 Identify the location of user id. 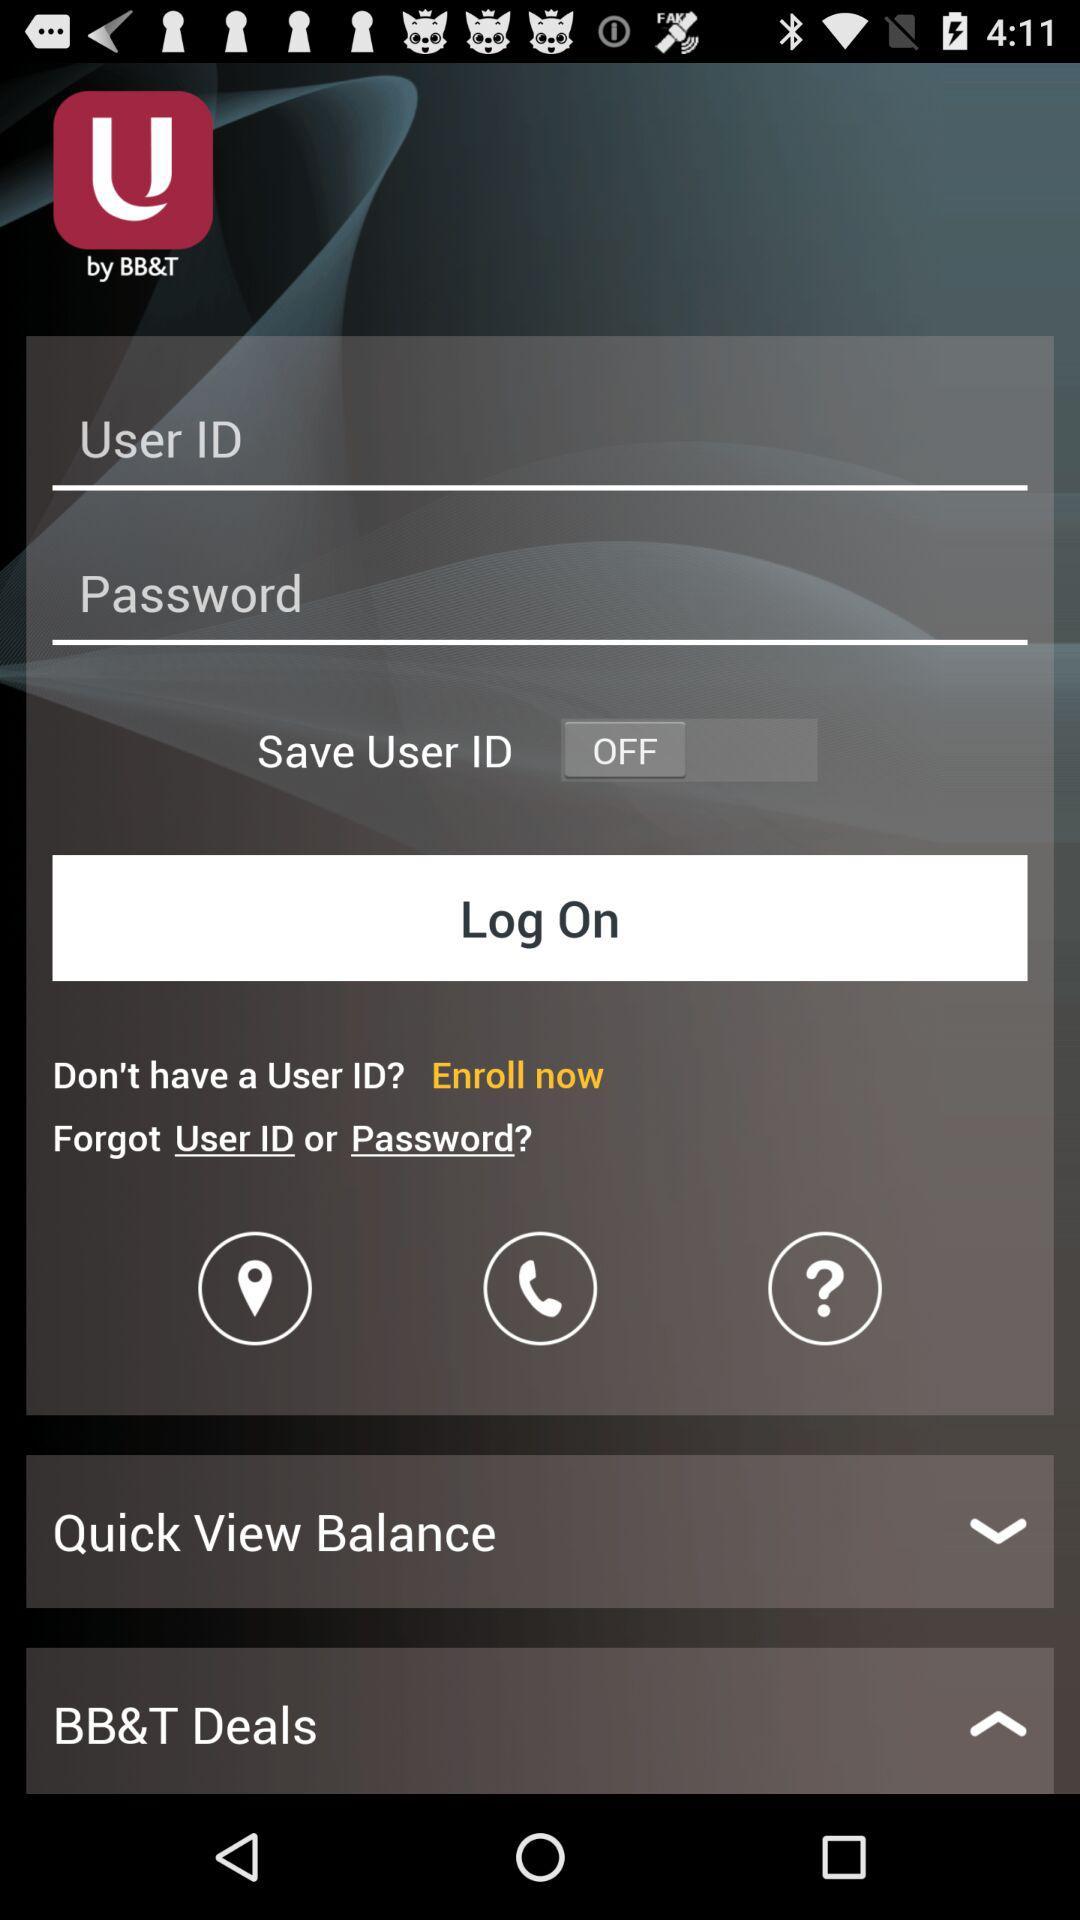
(540, 443).